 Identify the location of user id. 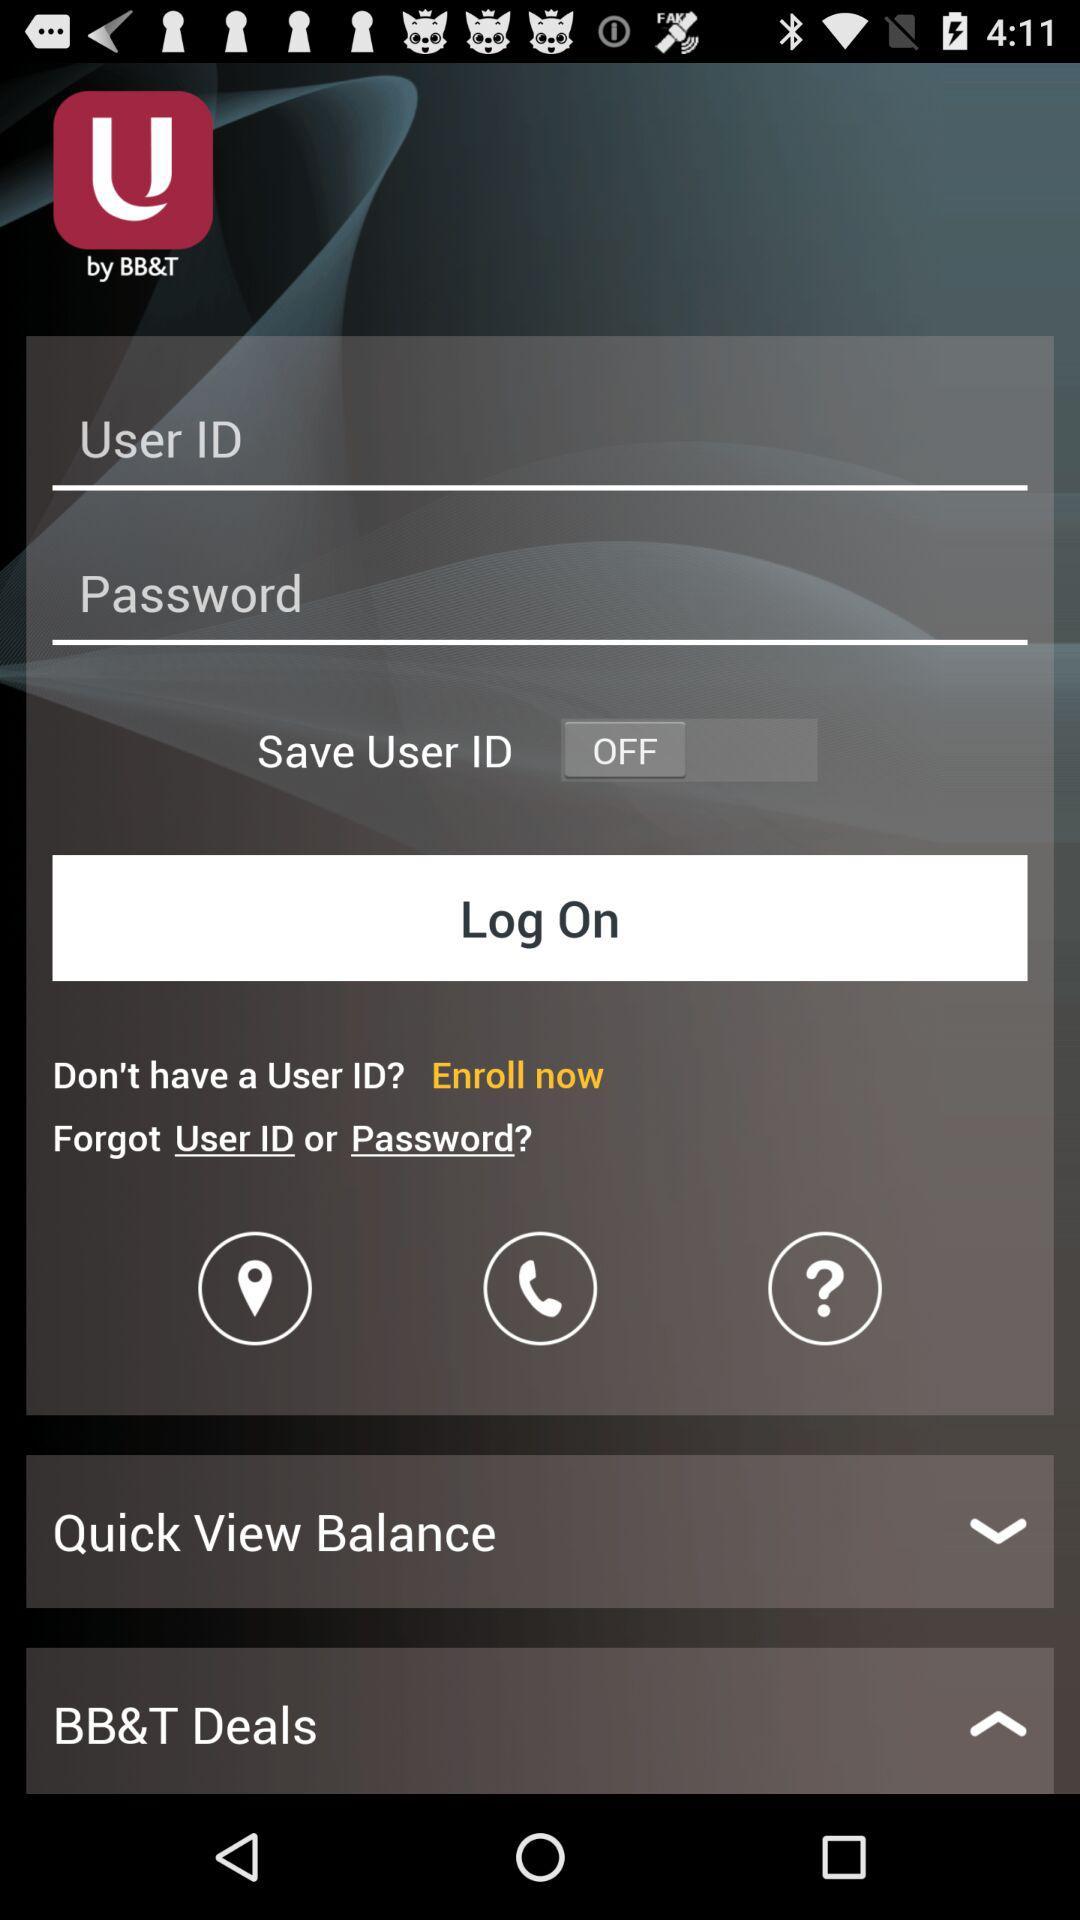
(540, 443).